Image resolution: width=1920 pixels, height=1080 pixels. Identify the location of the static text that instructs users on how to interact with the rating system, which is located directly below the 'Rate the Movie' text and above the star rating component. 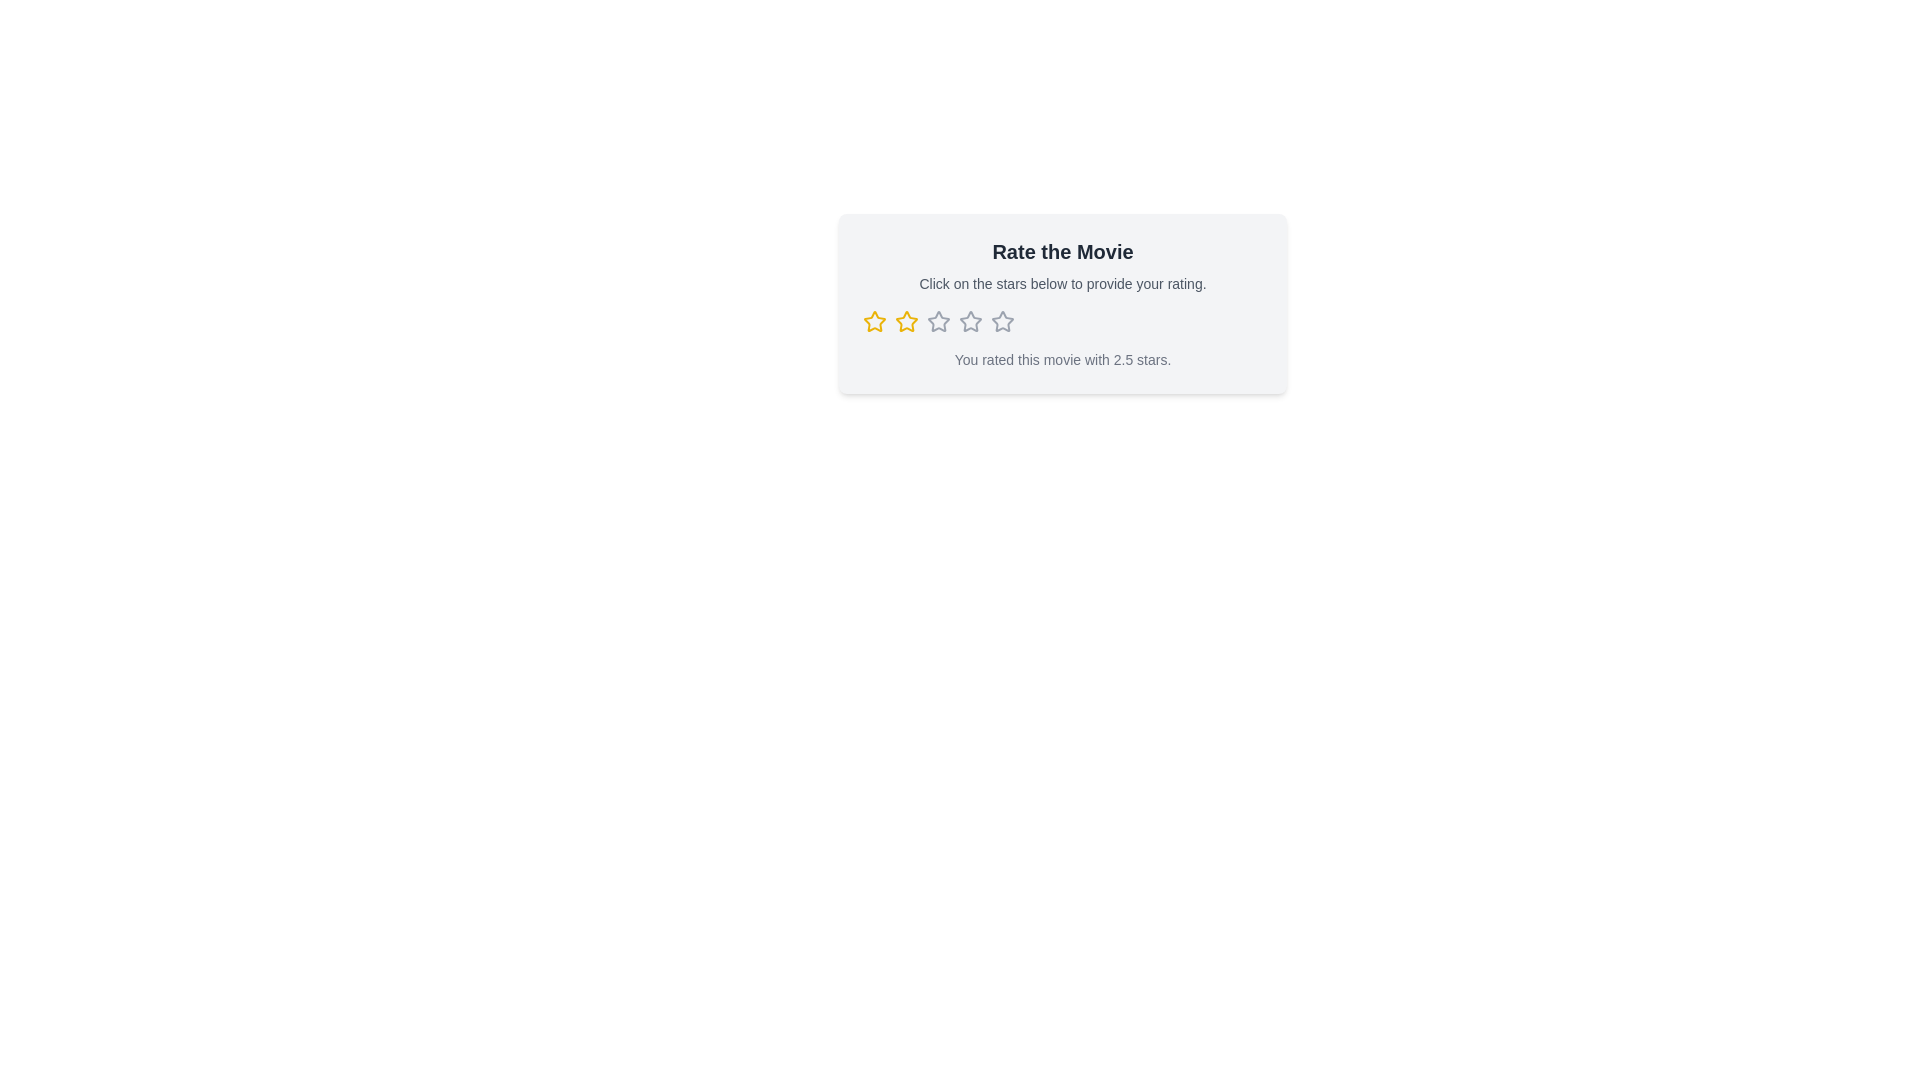
(1061, 284).